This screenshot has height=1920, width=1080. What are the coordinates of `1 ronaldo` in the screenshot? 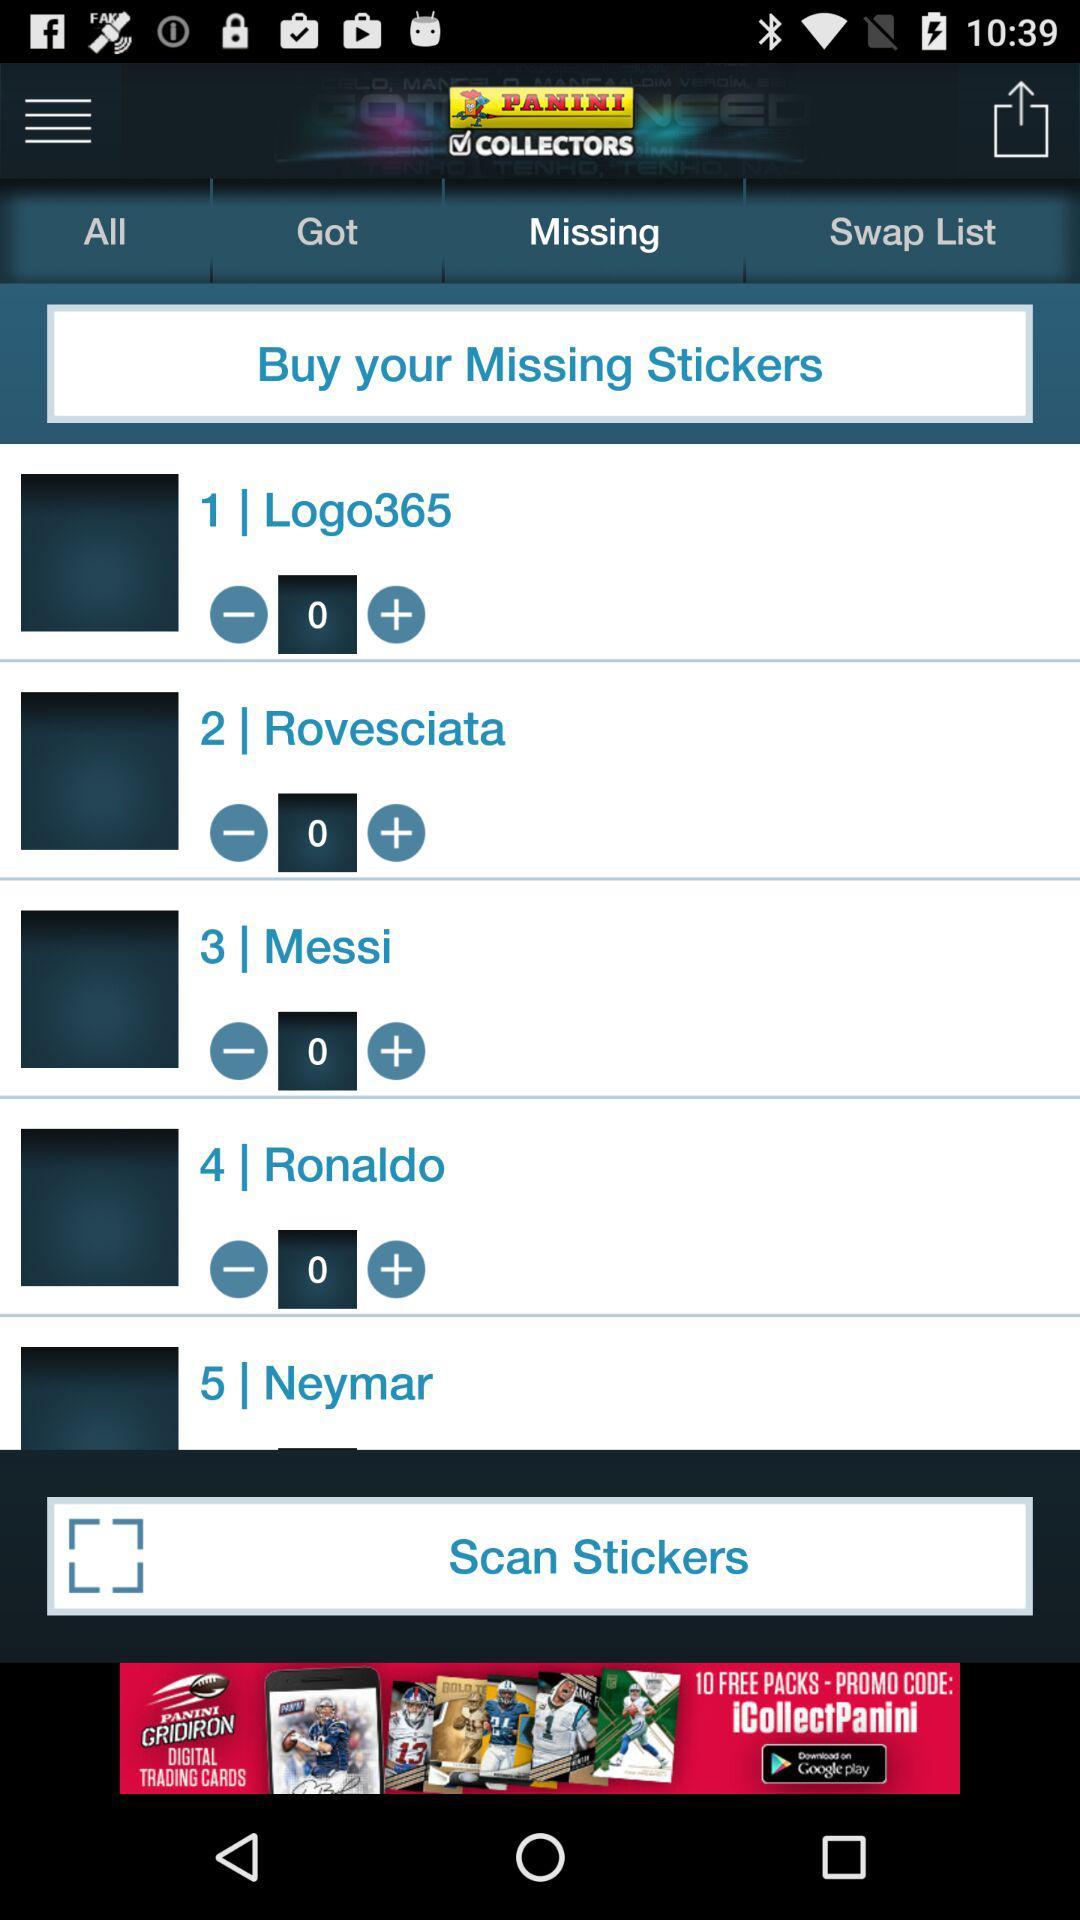 It's located at (396, 1268).